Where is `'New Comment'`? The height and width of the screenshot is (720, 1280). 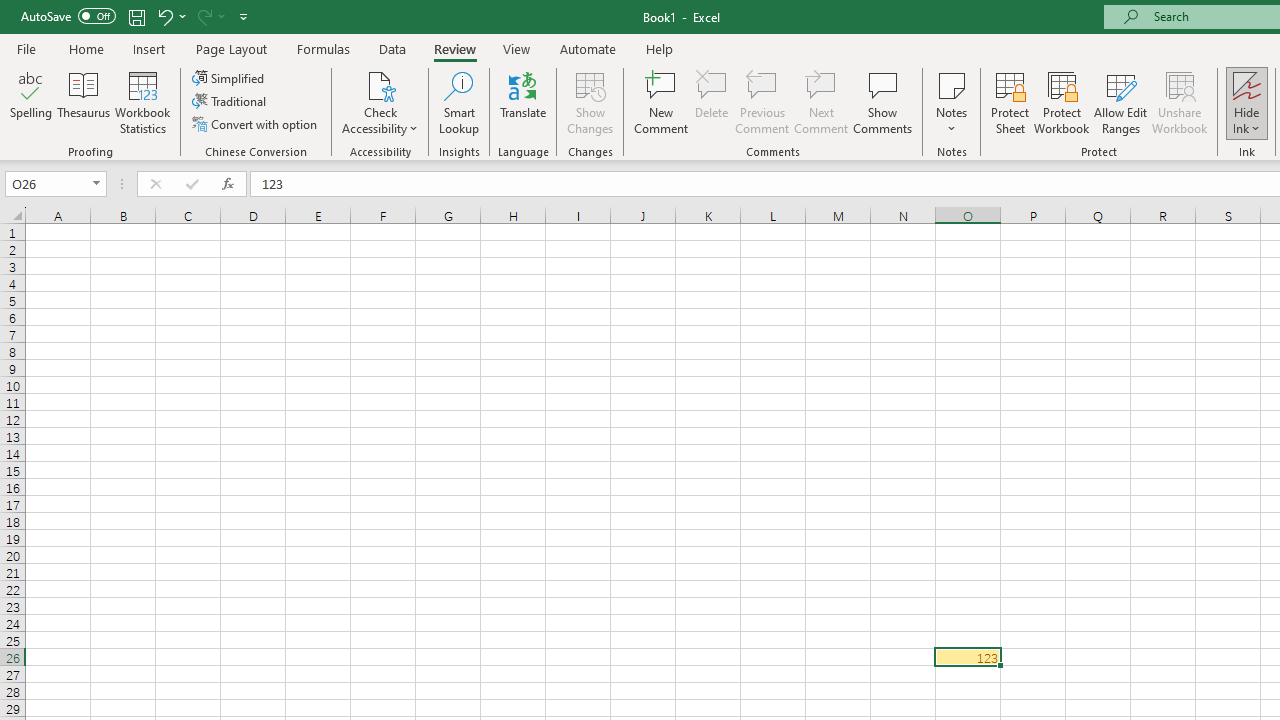 'New Comment' is located at coordinates (661, 103).